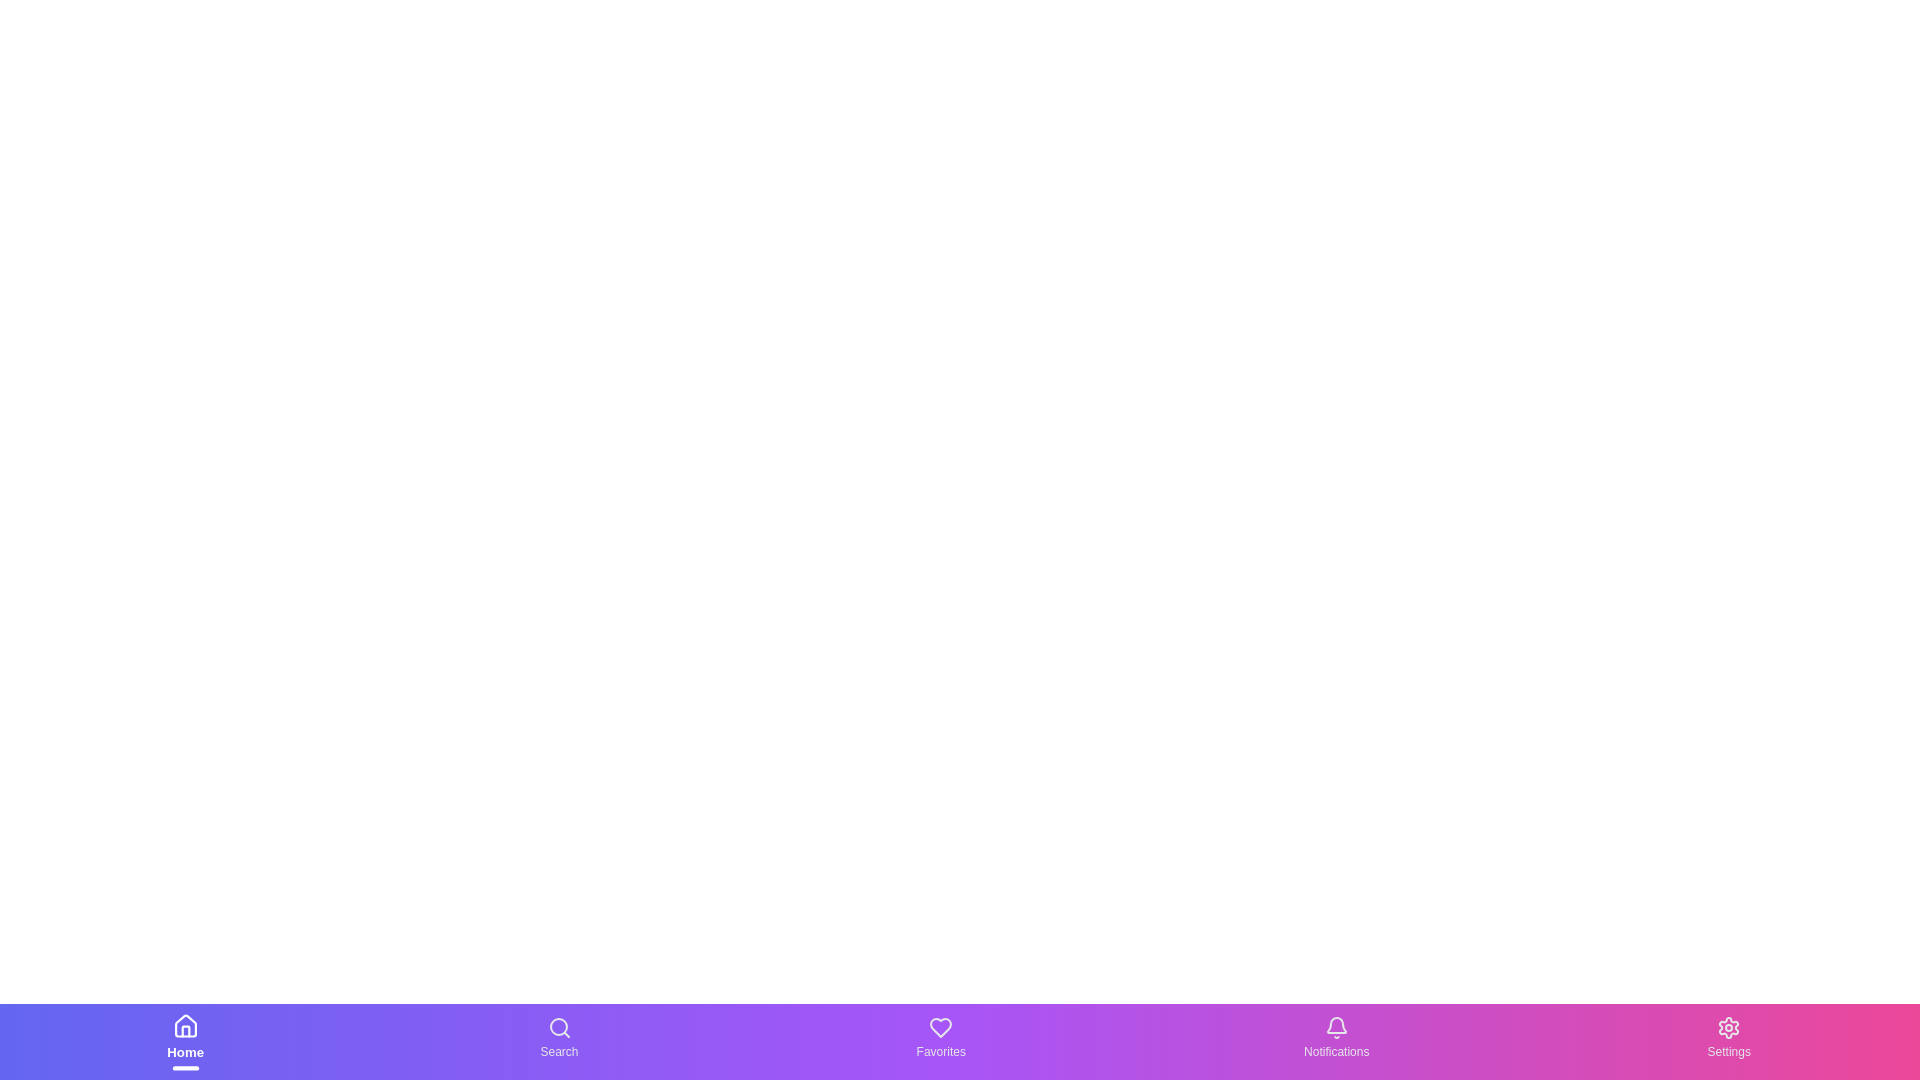 The image size is (1920, 1080). What do you see at coordinates (1728, 1040) in the screenshot?
I see `the Settings text label in the bottom navigation` at bounding box center [1728, 1040].